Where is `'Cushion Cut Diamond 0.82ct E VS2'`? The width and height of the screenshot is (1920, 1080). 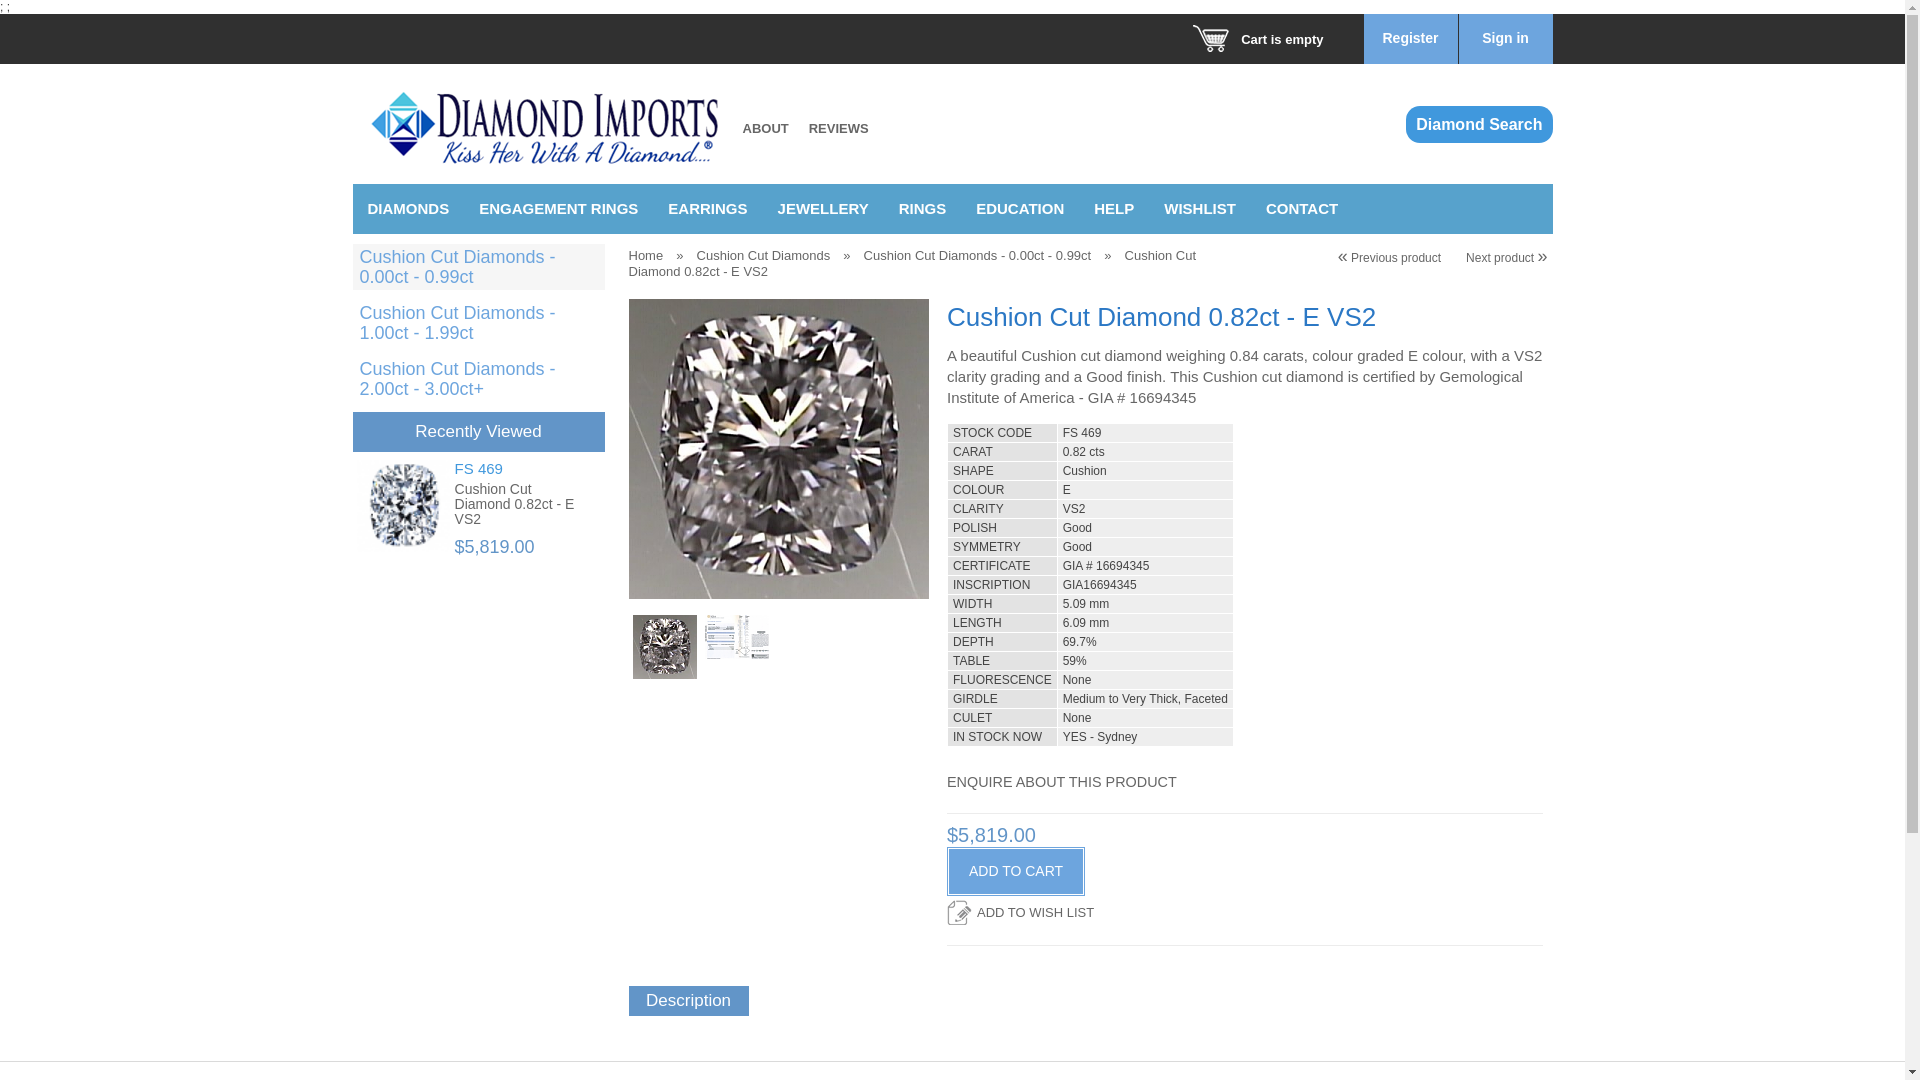 'Cushion Cut Diamond 0.82ct E VS2' is located at coordinates (734, 636).